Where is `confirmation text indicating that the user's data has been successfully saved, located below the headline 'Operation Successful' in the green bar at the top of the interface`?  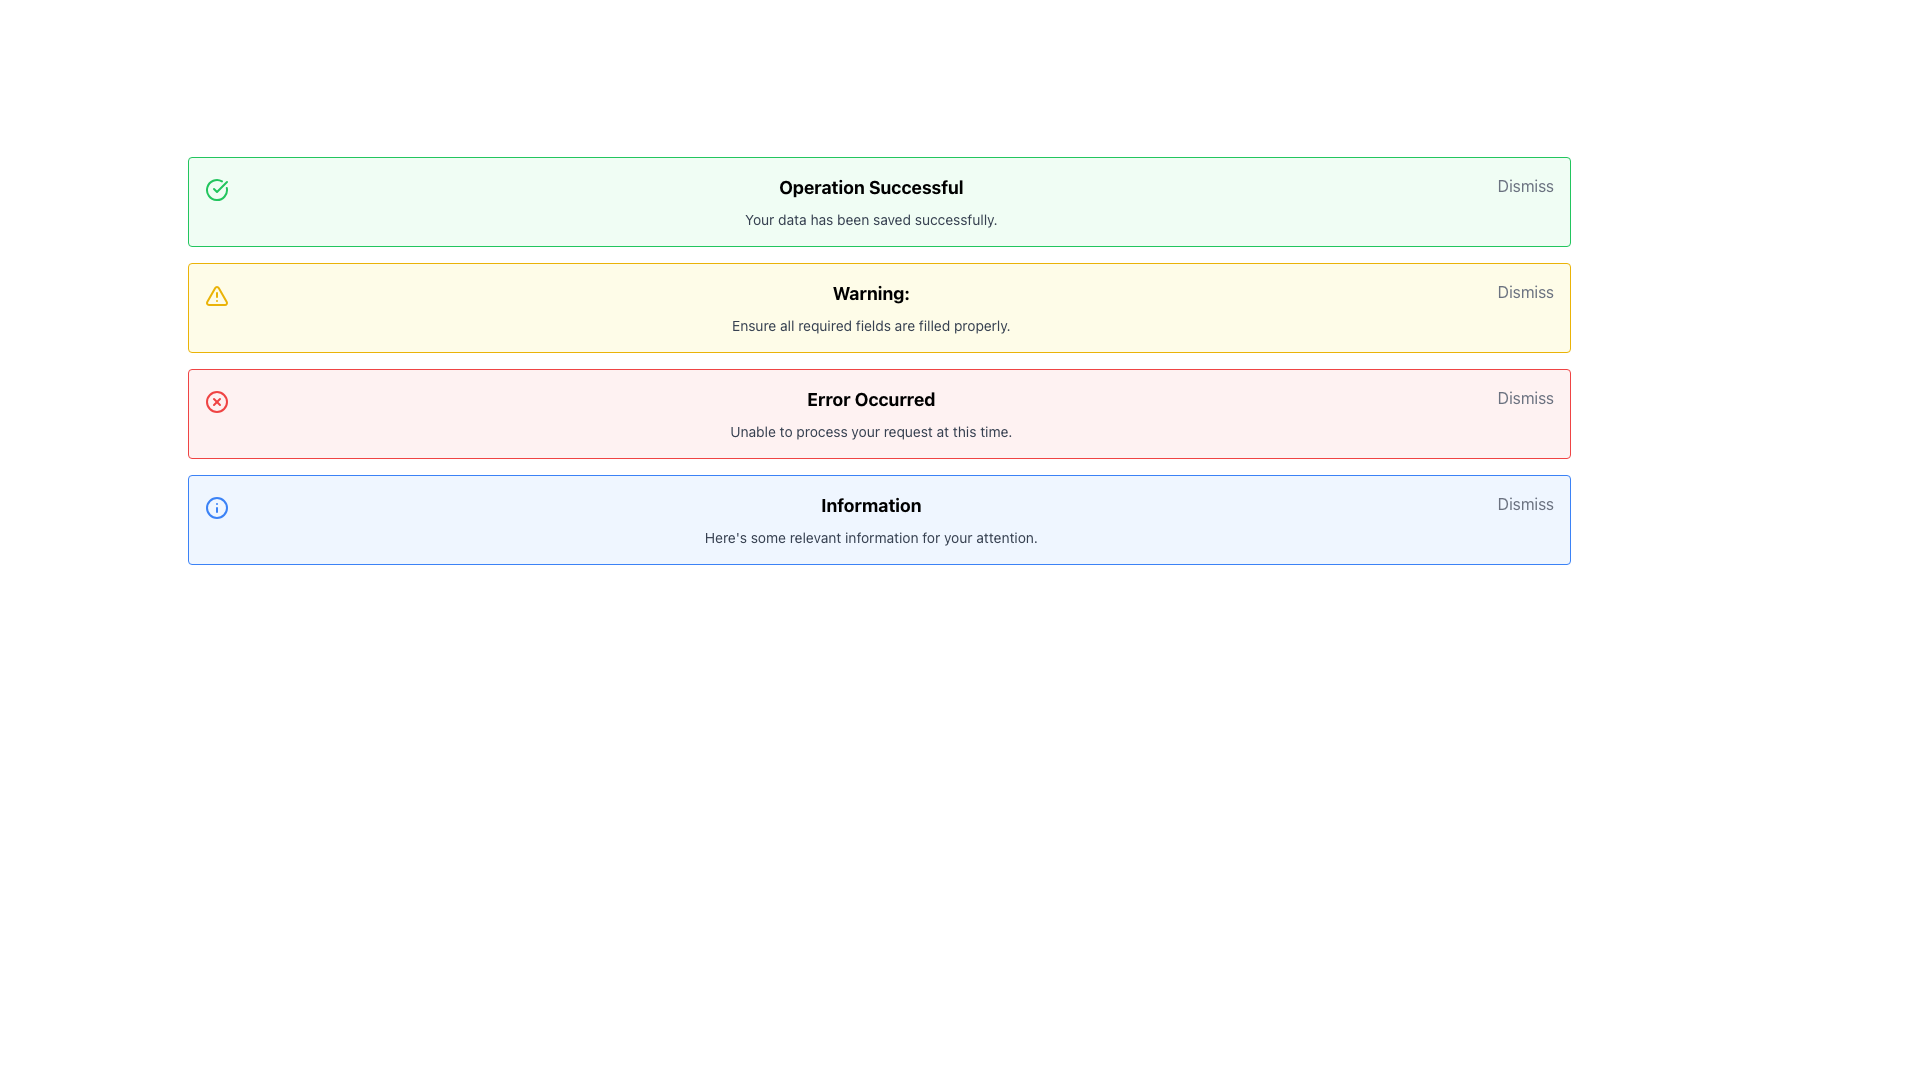
confirmation text indicating that the user's data has been successfully saved, located below the headline 'Operation Successful' in the green bar at the top of the interface is located at coordinates (871, 219).